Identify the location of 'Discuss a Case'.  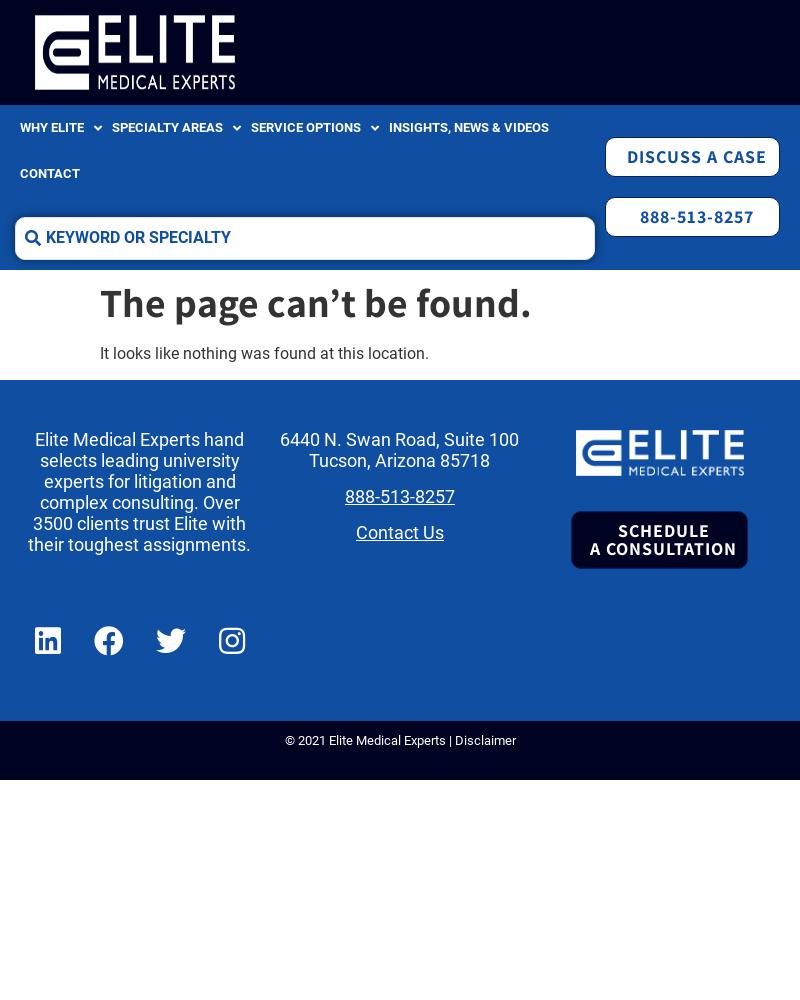
(696, 156).